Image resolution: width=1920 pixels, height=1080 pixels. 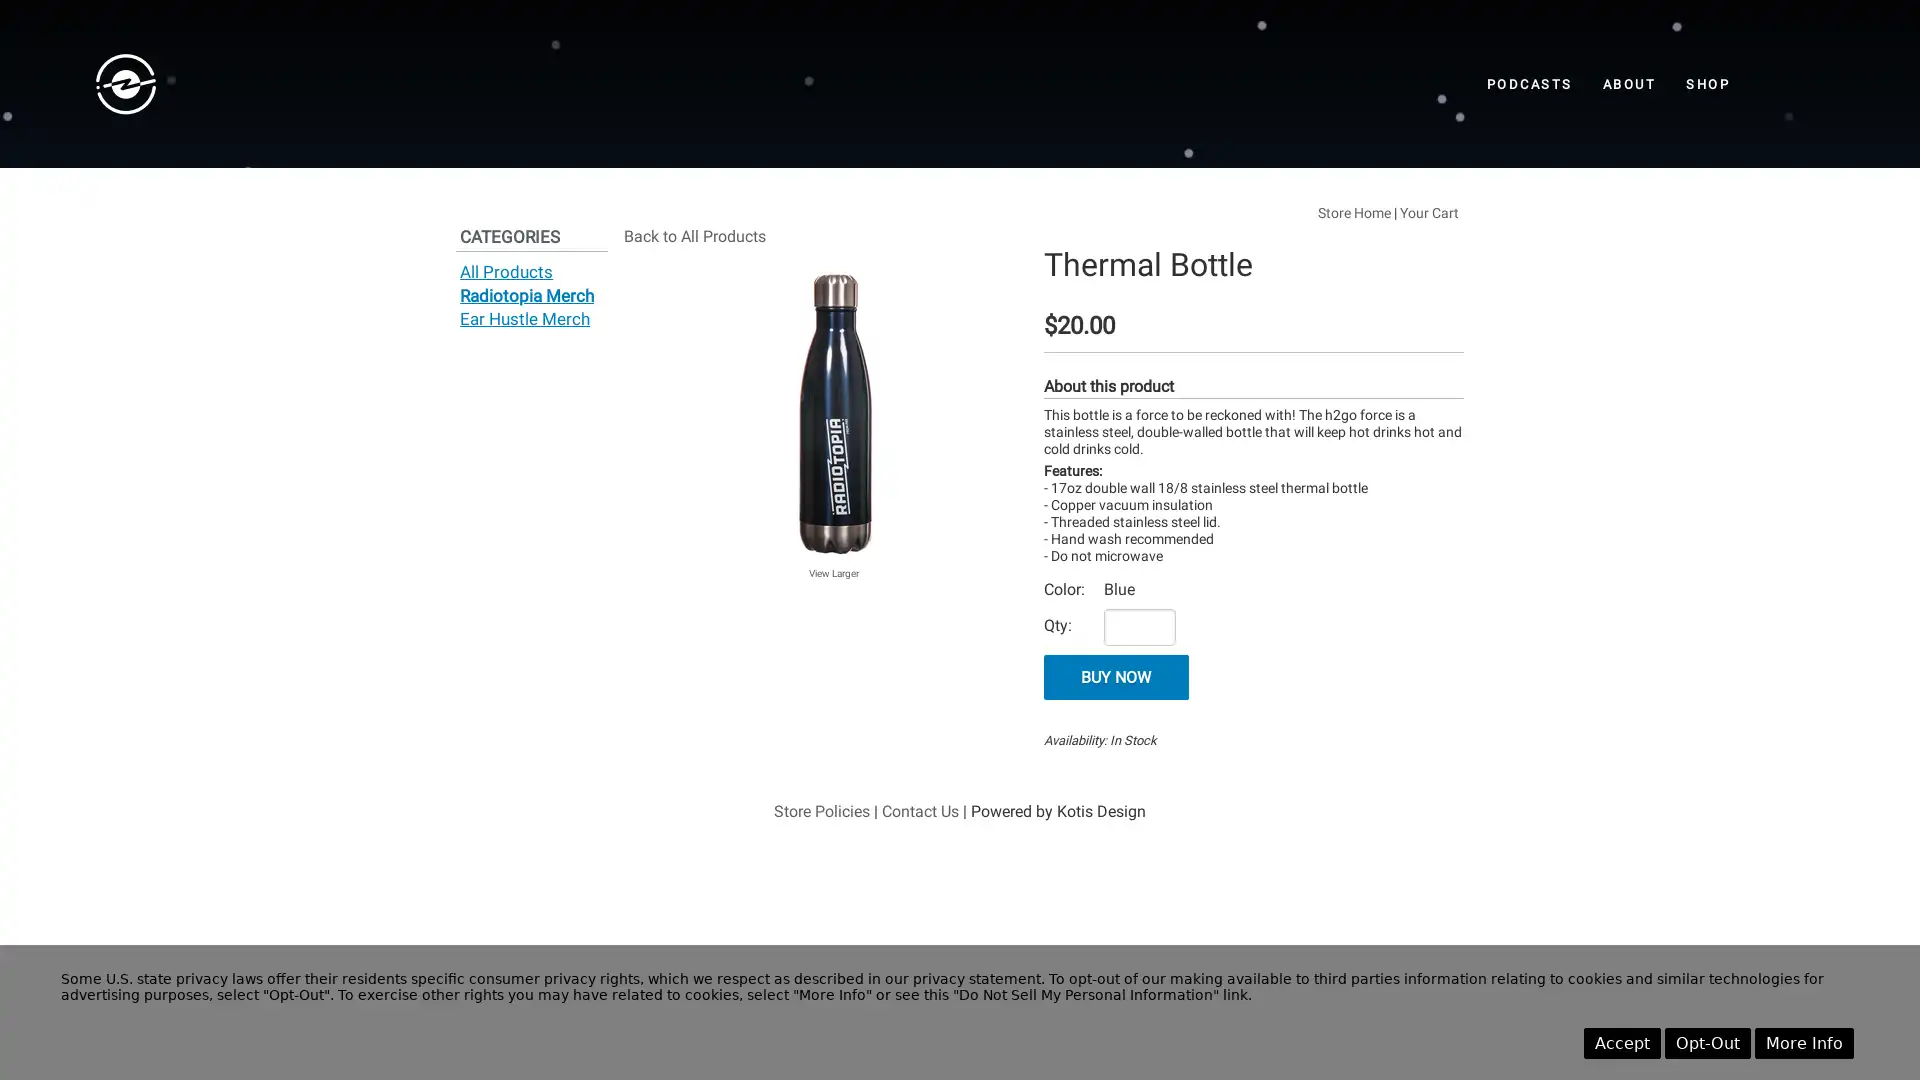 What do you see at coordinates (1622, 1042) in the screenshot?
I see `Accept` at bounding box center [1622, 1042].